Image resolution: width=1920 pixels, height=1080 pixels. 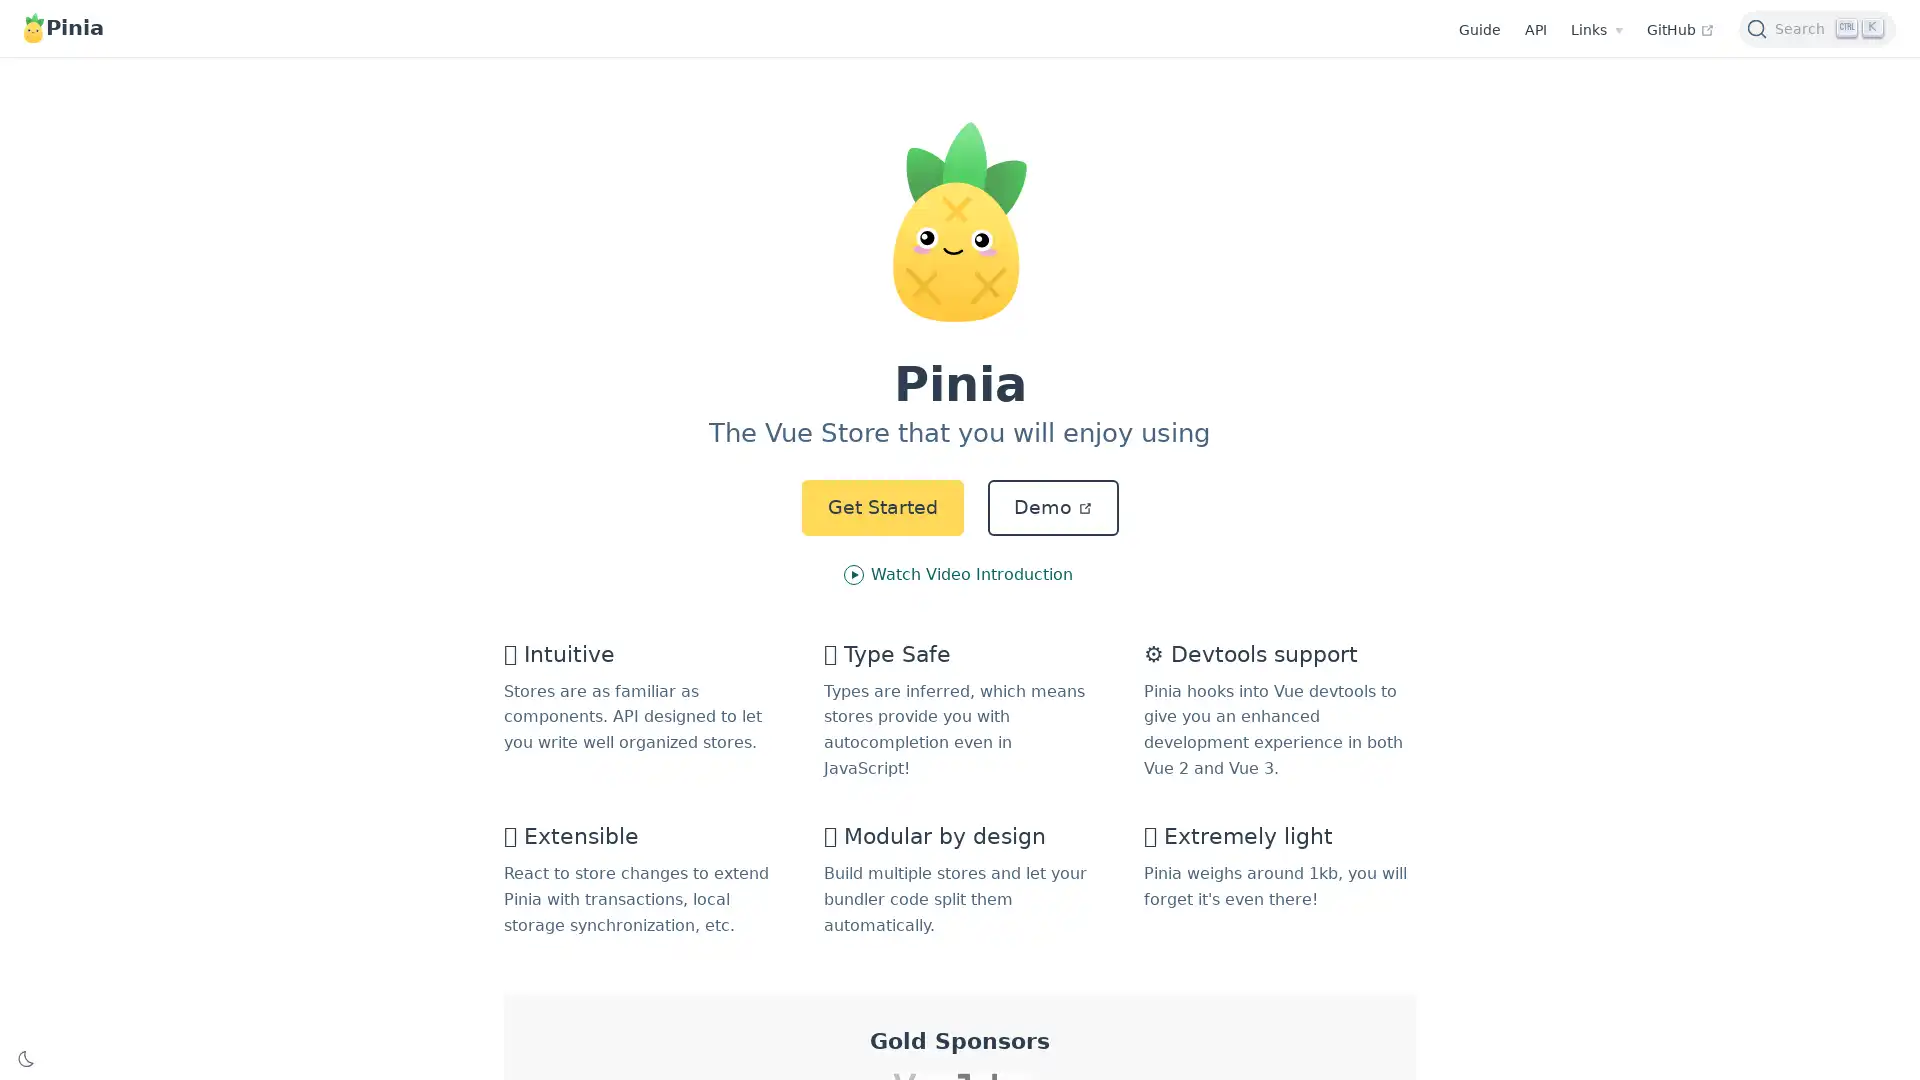 I want to click on Switch to dark mode, so click(x=25, y=1057).